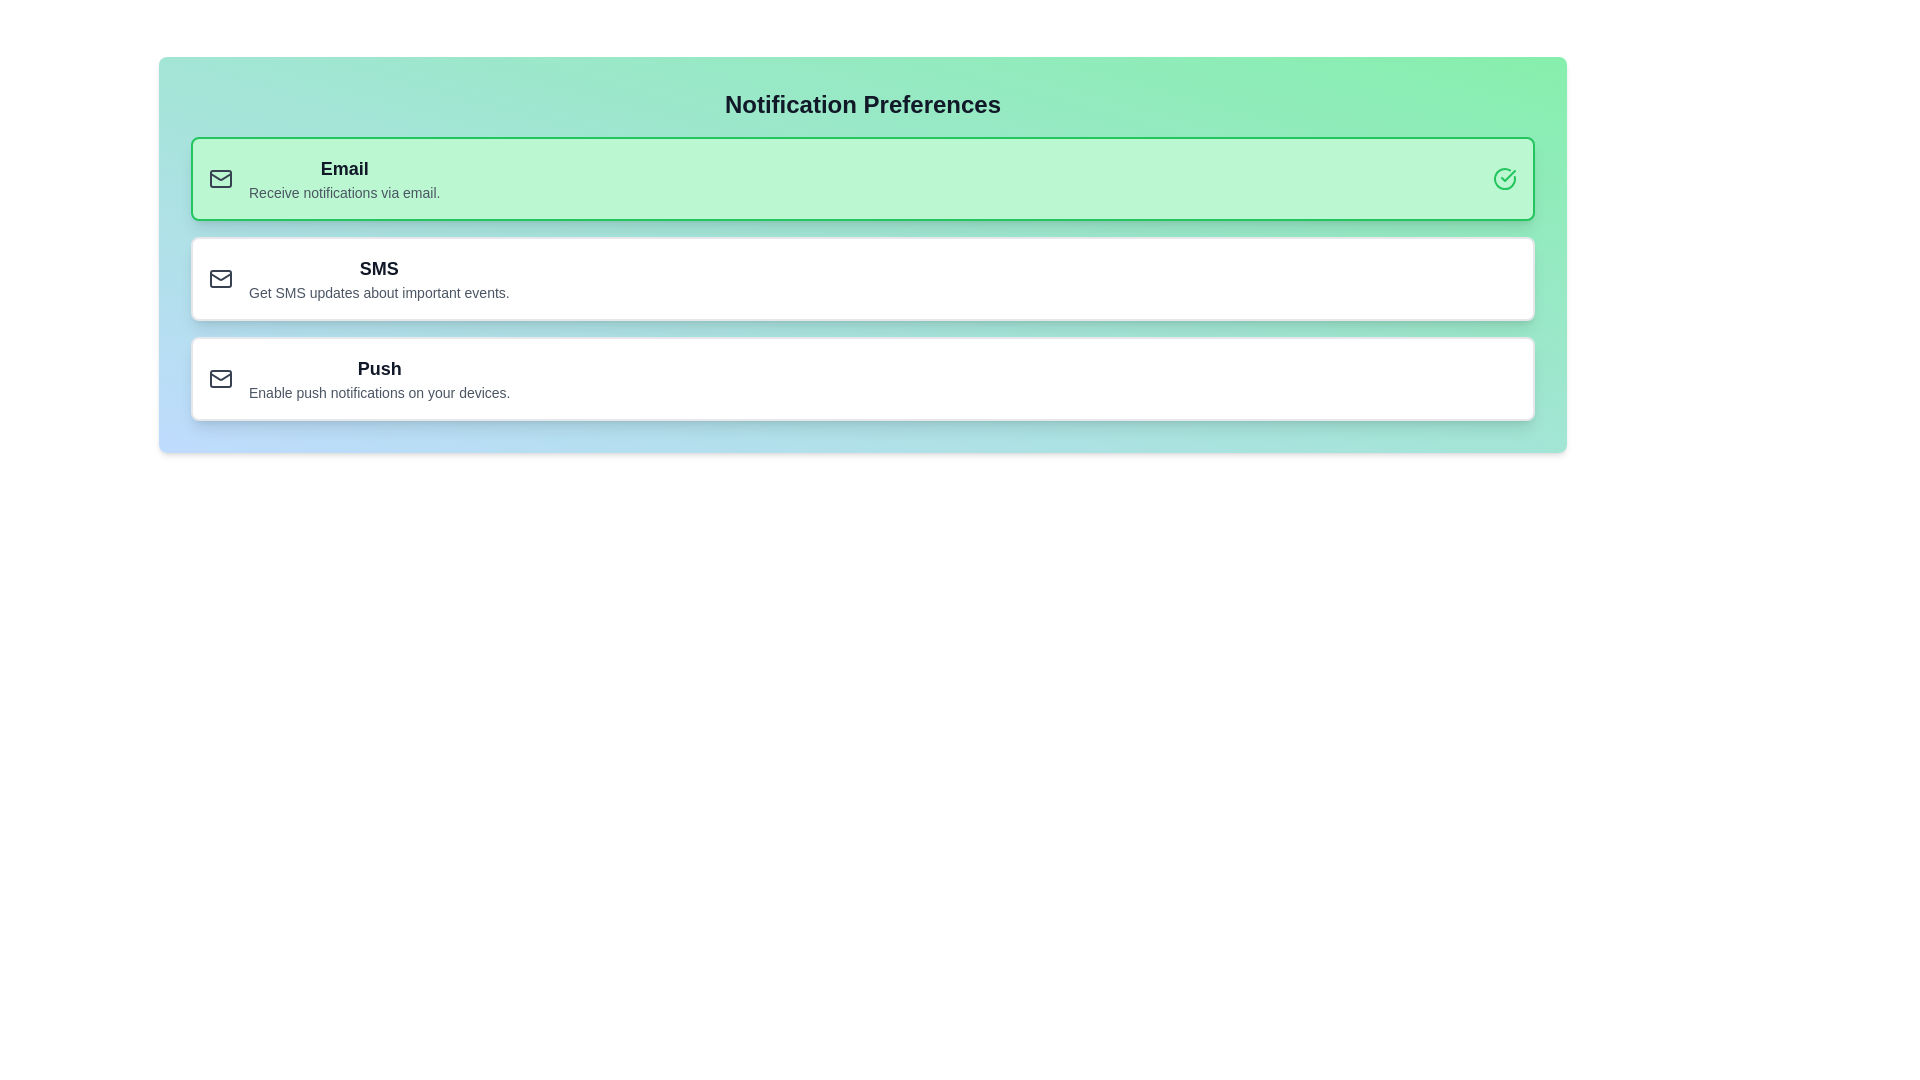 The height and width of the screenshot is (1080, 1920). Describe the element at coordinates (863, 278) in the screenshot. I see `the SMS option box, which is the second in the list of notification preferences` at that location.